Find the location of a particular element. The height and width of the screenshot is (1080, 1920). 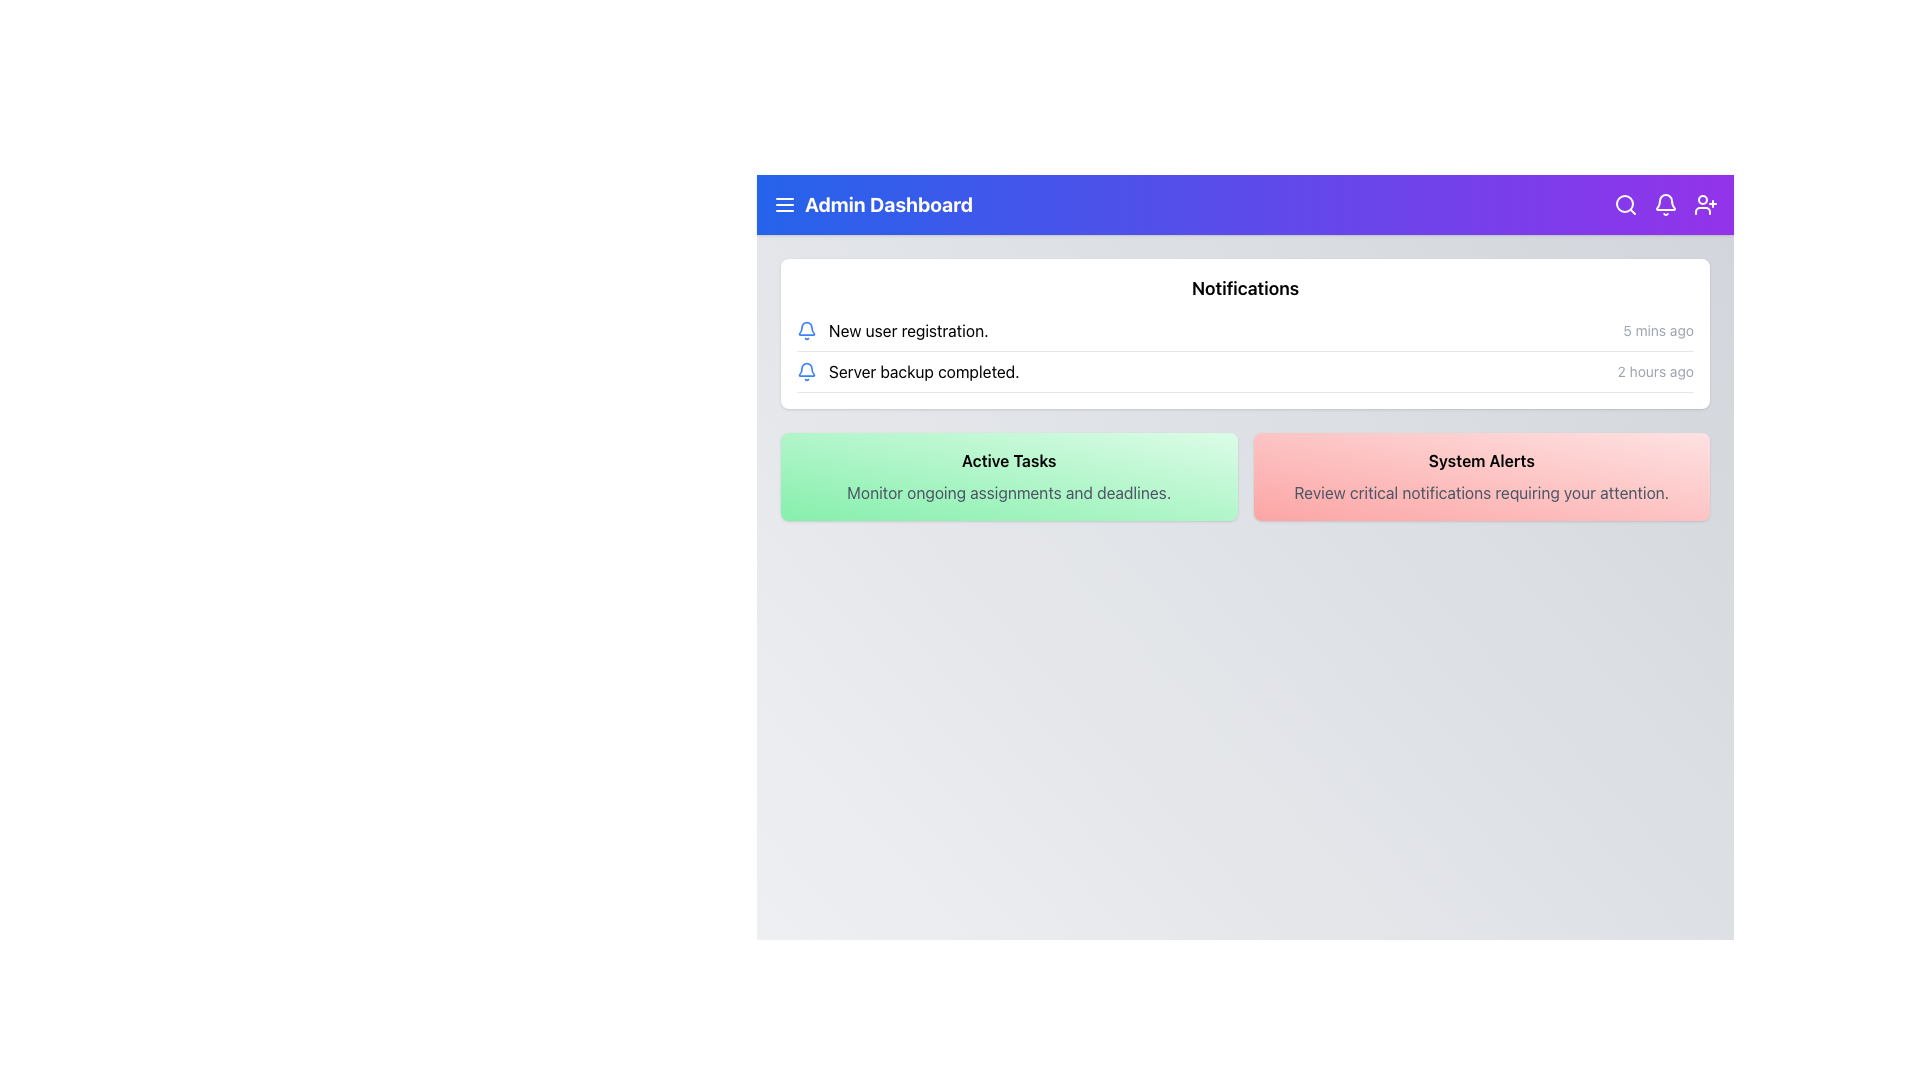

the menu toggle icon located in the top-left corner of the interface, within the blue banner, preceding the text 'Admin Dashboard' to visualize its hover state is located at coordinates (784, 204).